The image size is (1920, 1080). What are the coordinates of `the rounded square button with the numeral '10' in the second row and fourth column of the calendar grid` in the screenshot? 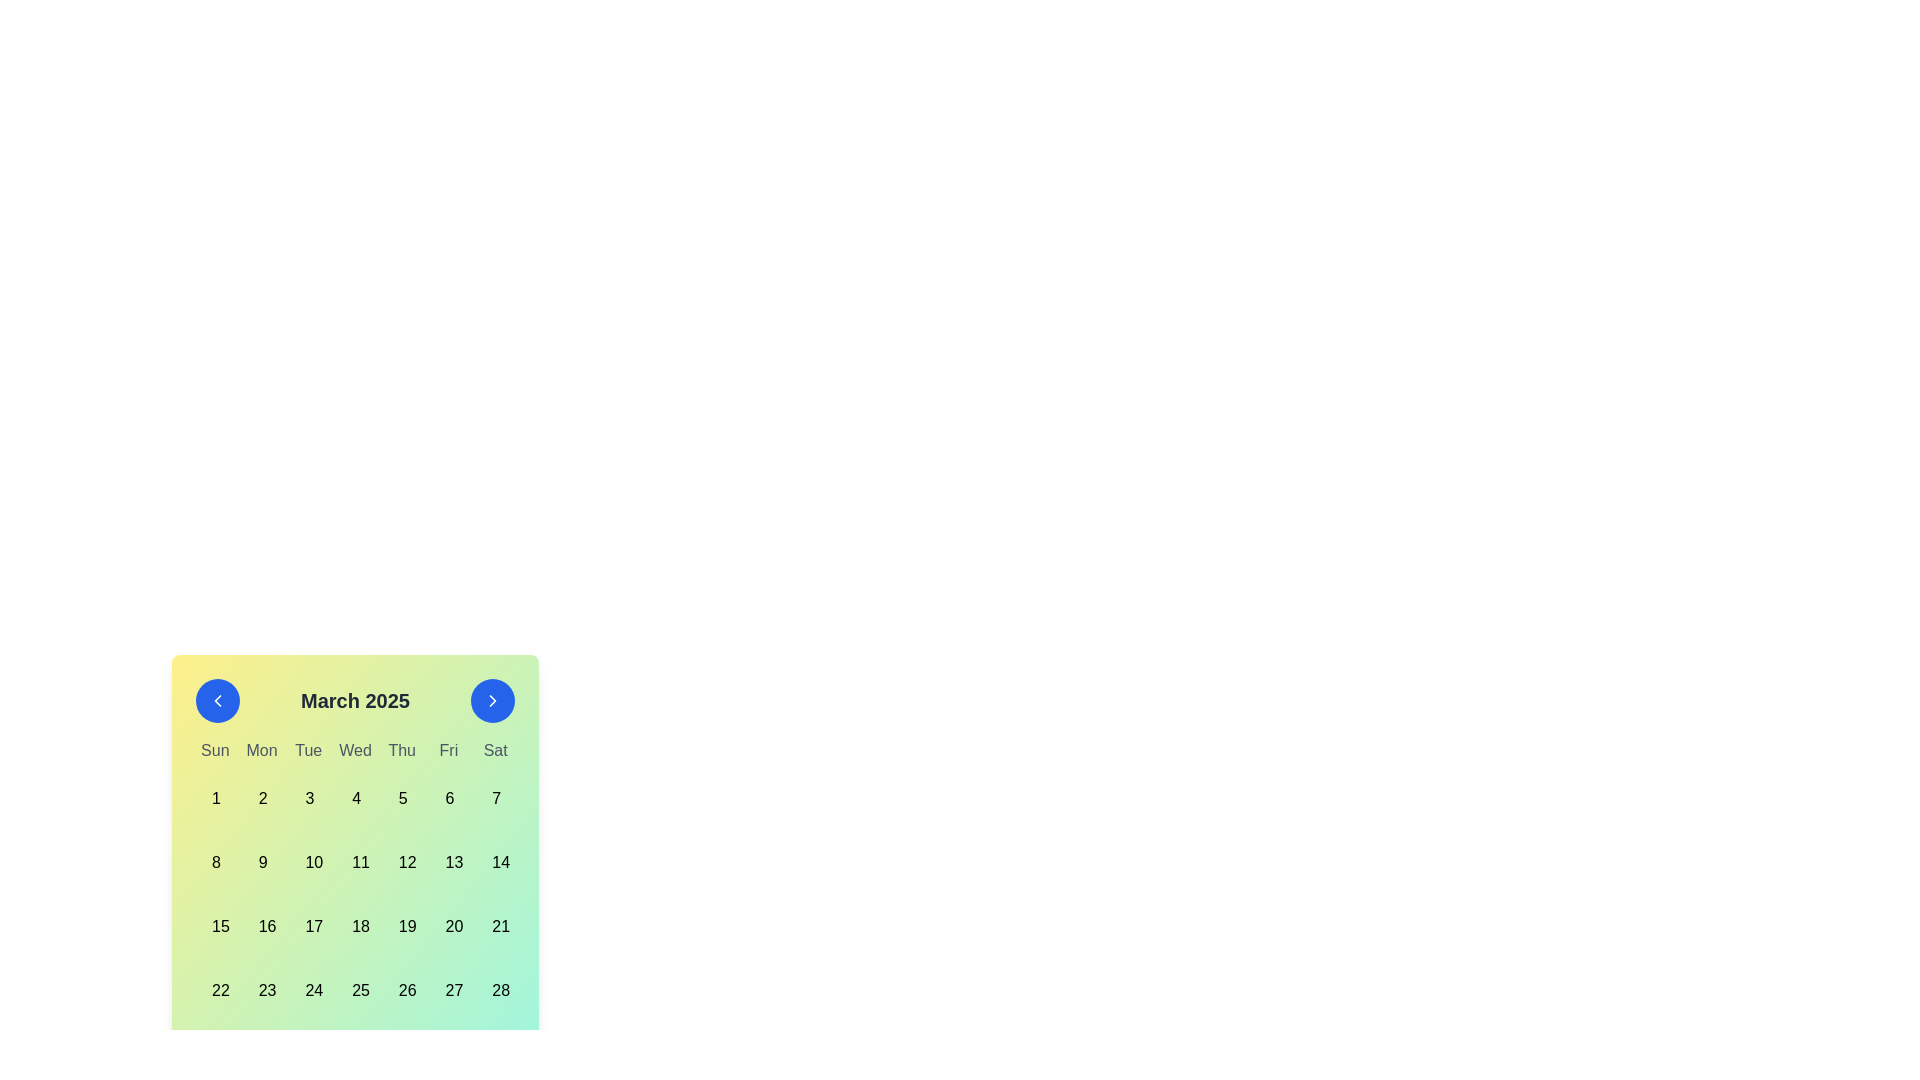 It's located at (307, 862).